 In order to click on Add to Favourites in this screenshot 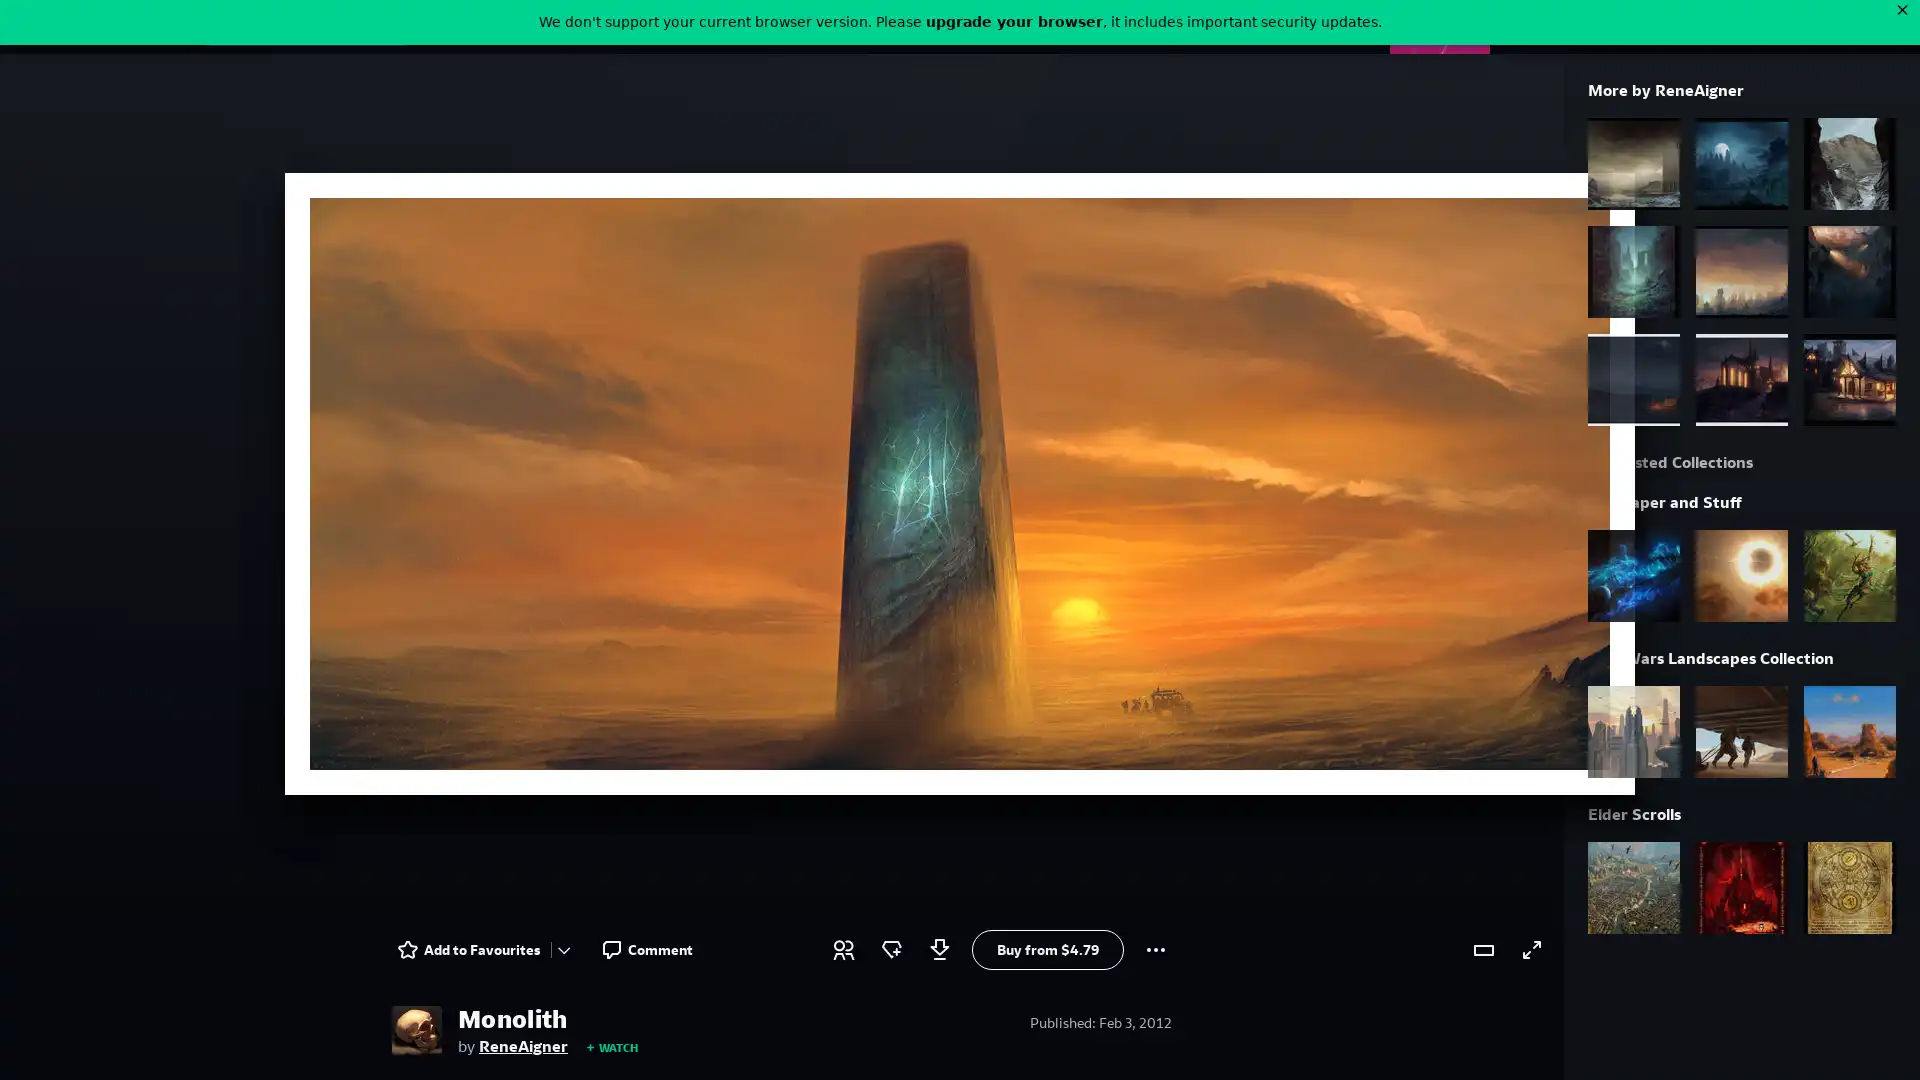, I will do `click(466, 948)`.